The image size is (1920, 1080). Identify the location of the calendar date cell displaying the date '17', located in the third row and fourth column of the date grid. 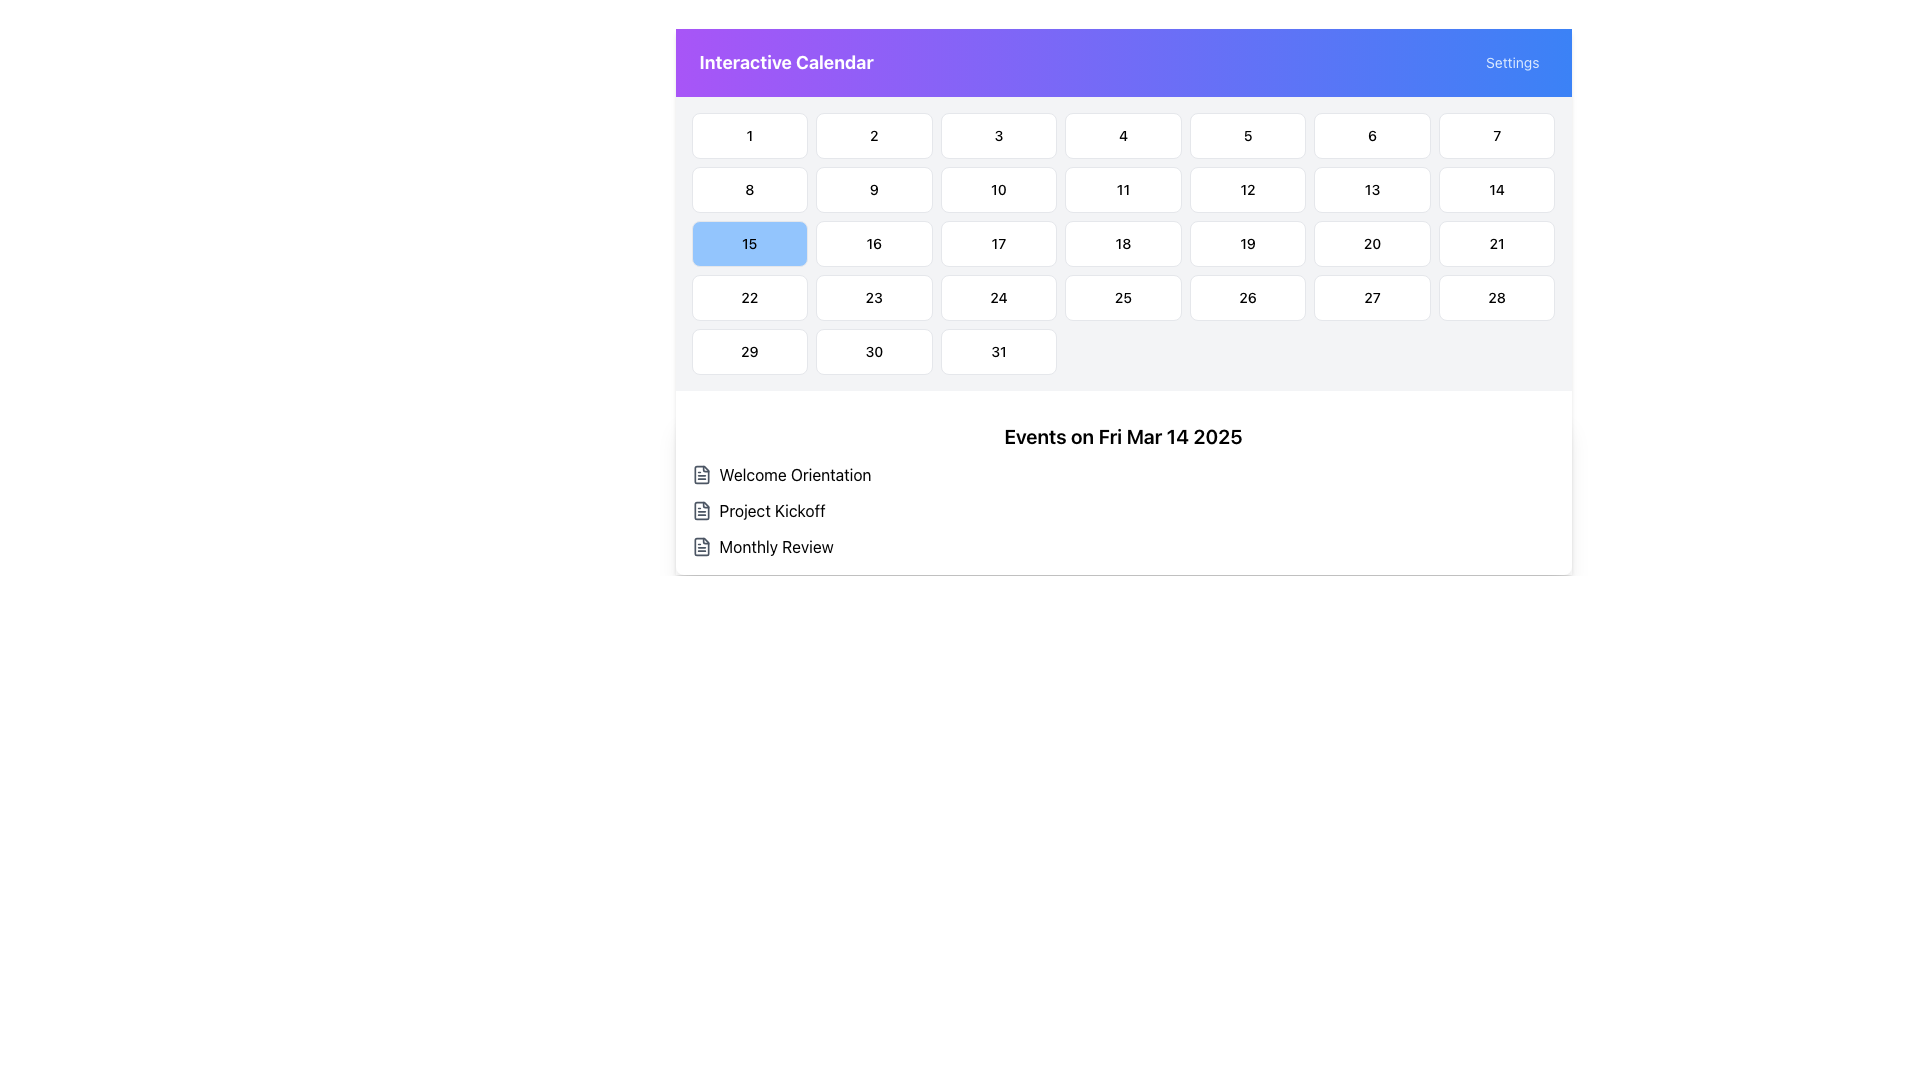
(998, 242).